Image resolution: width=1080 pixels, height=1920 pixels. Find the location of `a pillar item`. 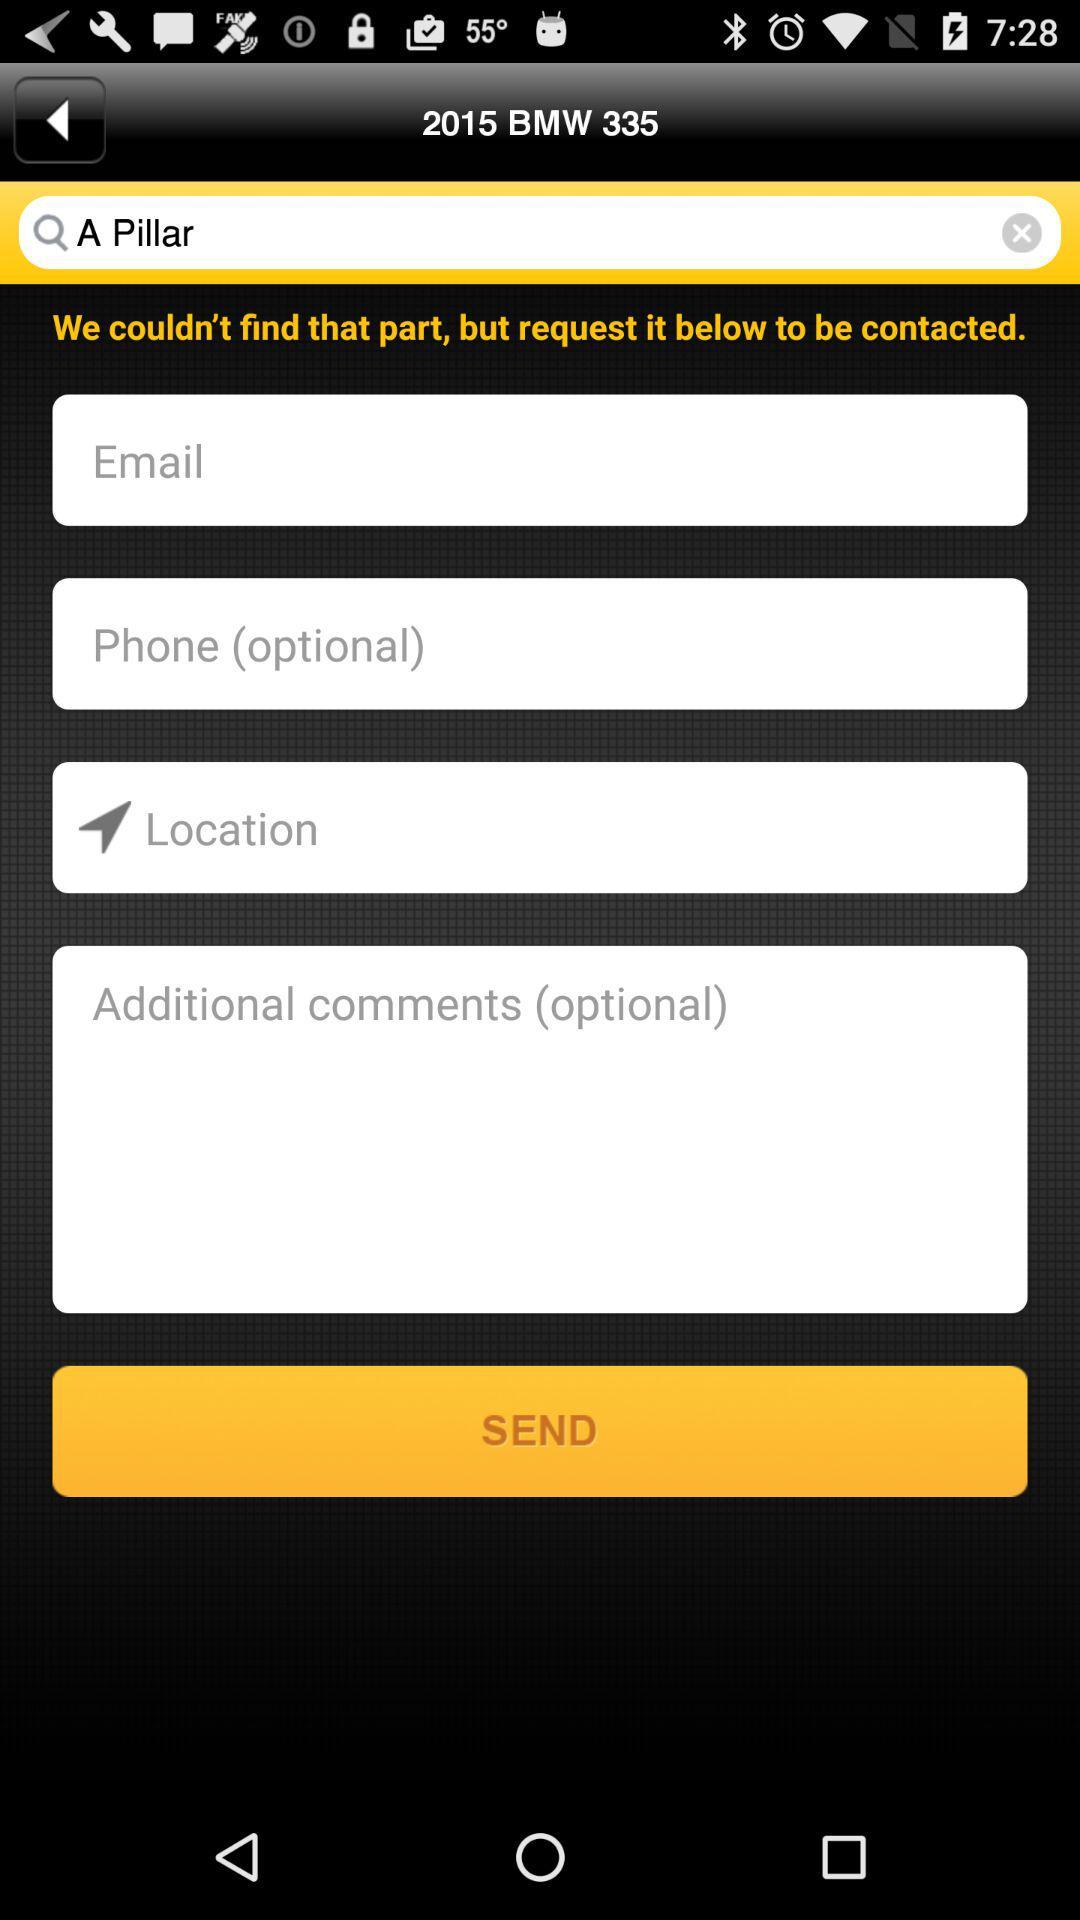

a pillar item is located at coordinates (540, 232).